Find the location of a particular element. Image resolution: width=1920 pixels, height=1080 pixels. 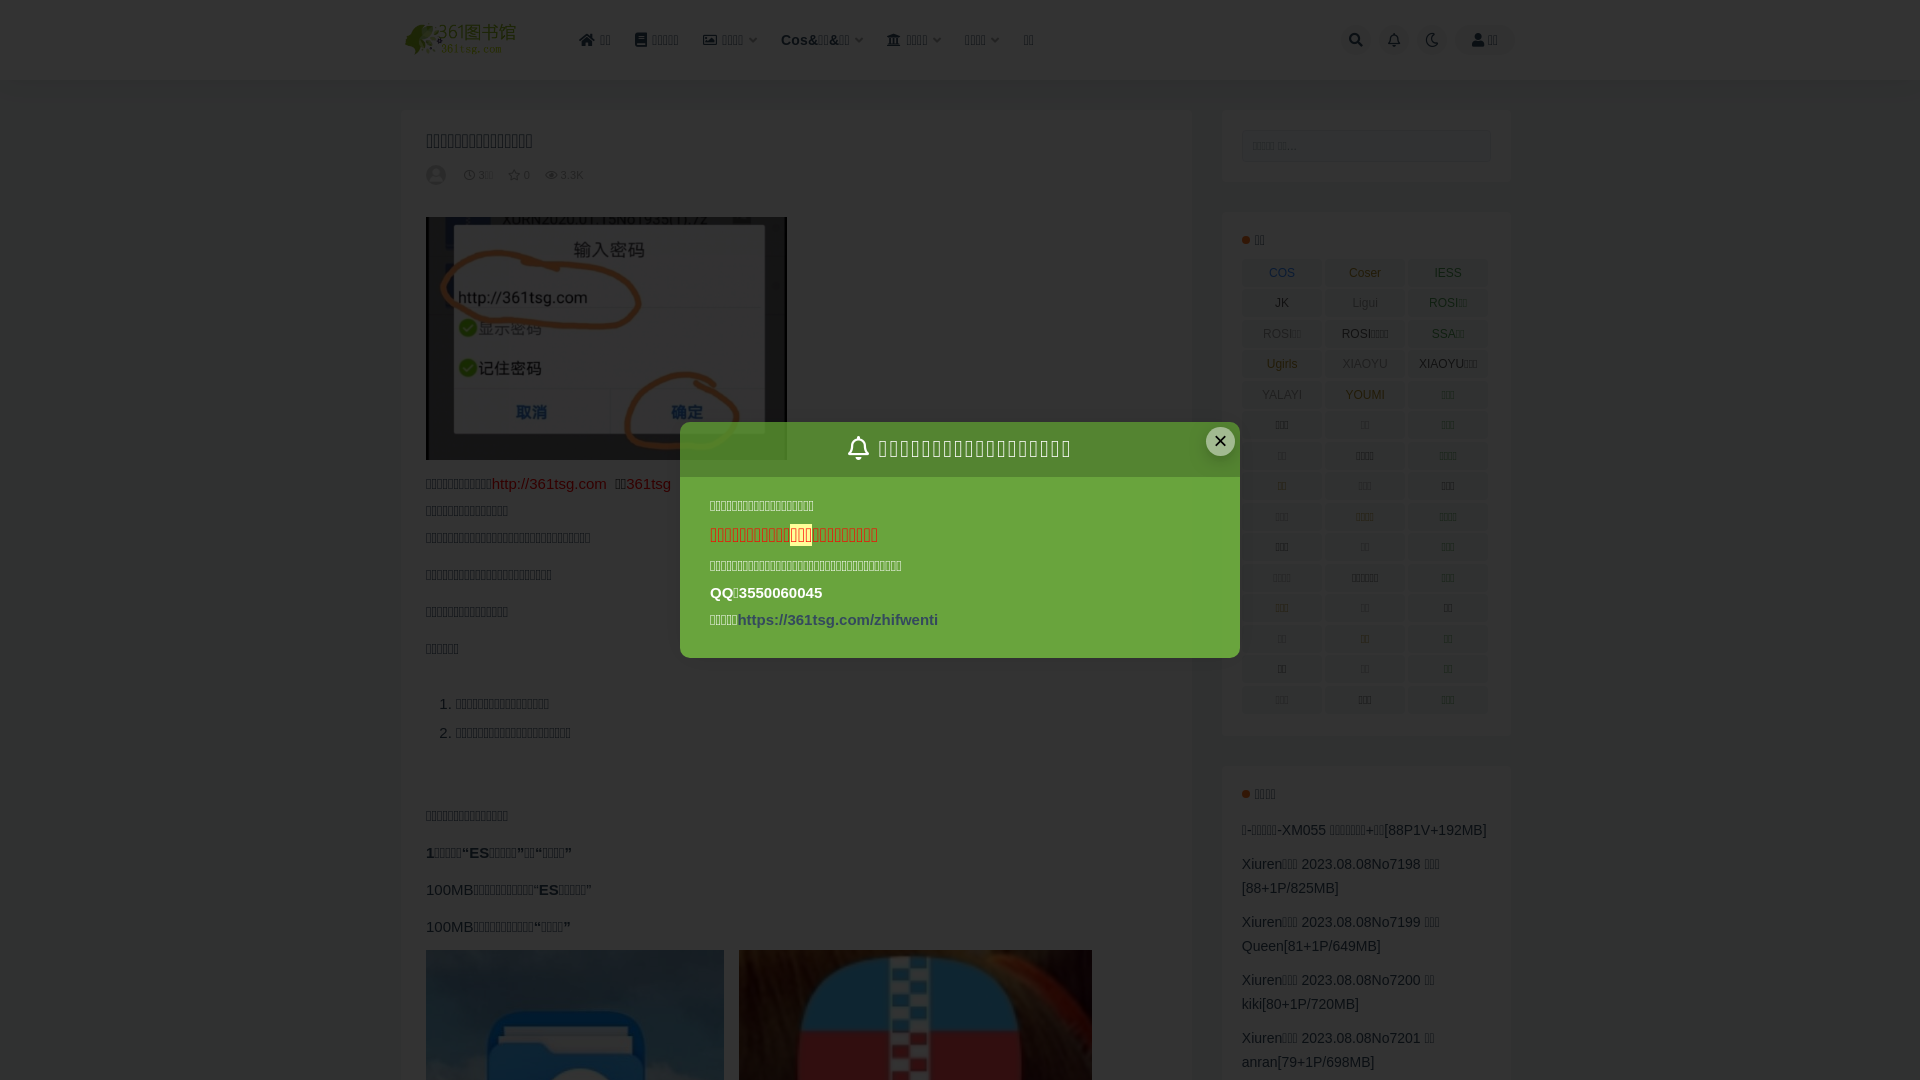

'Ugirls' is located at coordinates (1282, 363).